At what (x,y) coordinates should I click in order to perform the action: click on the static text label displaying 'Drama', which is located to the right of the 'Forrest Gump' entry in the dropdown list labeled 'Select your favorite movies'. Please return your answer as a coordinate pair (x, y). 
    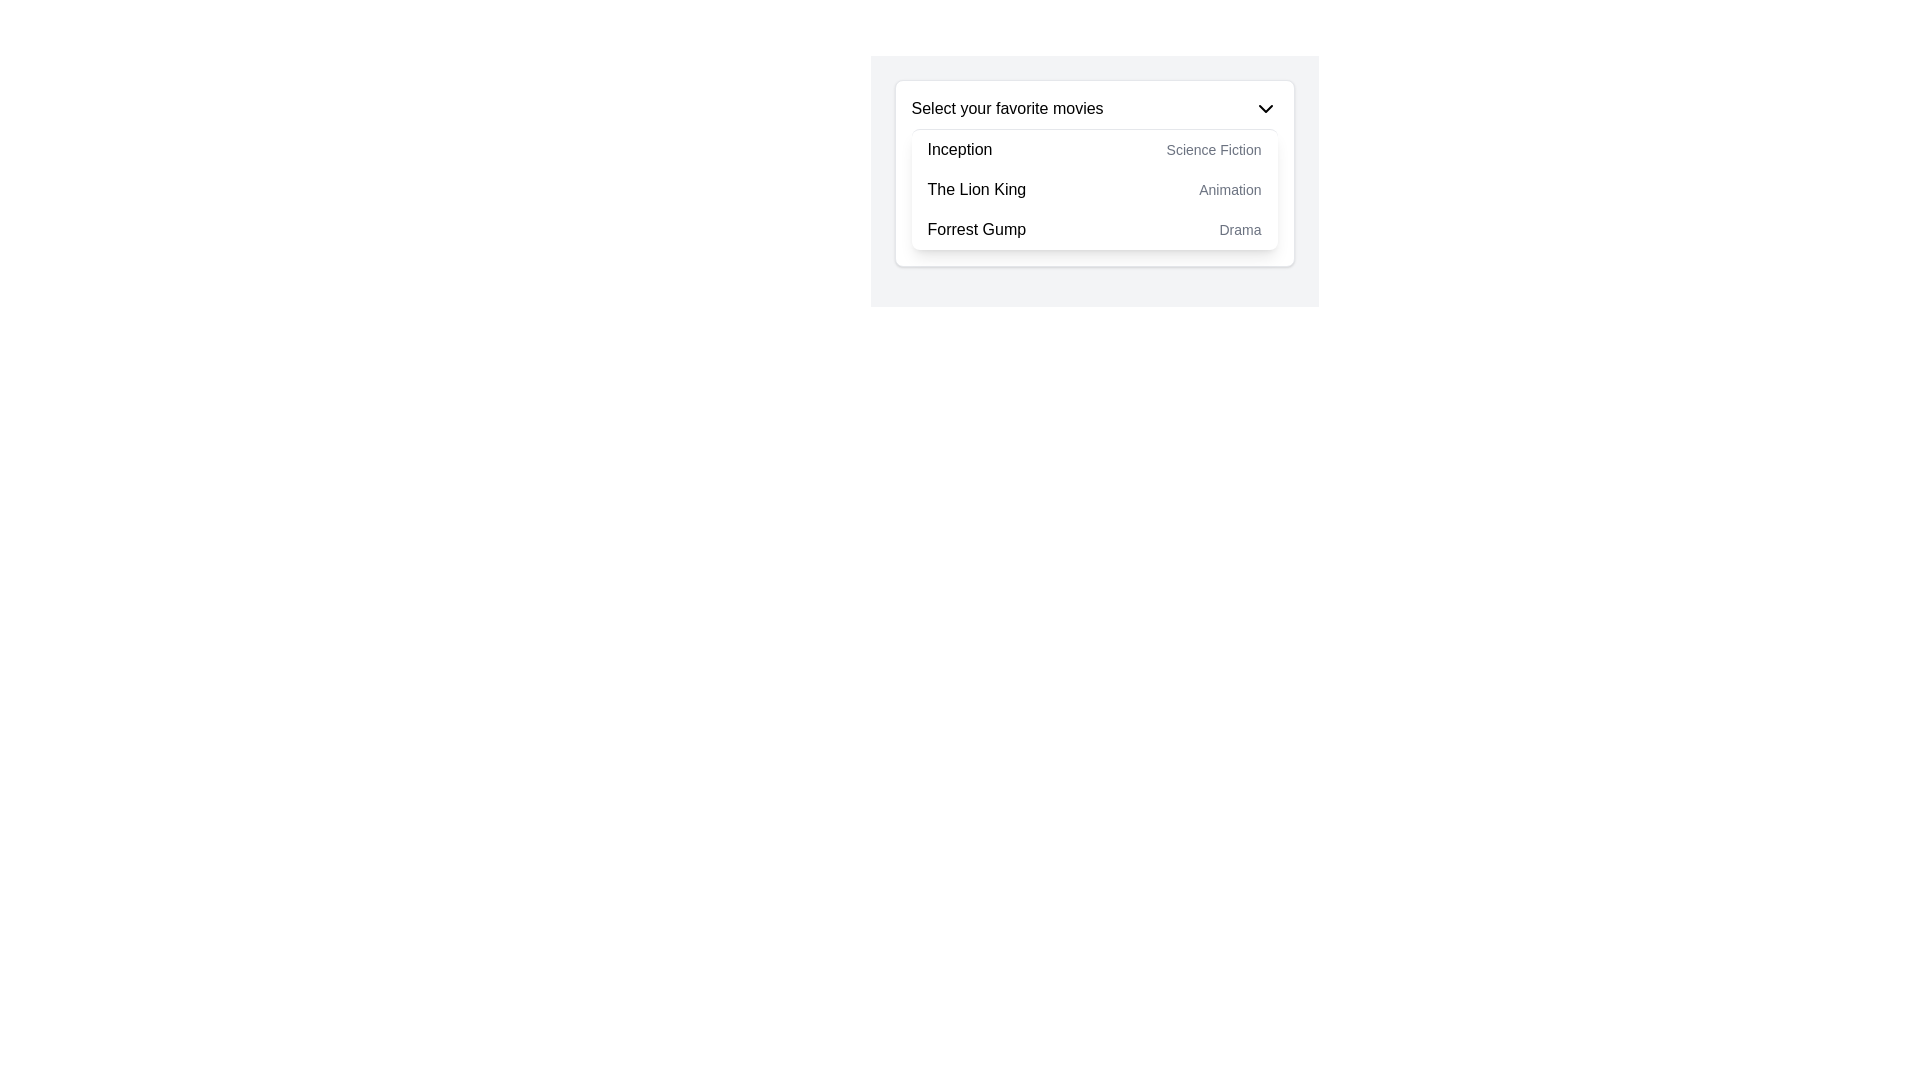
    Looking at the image, I should click on (1239, 229).